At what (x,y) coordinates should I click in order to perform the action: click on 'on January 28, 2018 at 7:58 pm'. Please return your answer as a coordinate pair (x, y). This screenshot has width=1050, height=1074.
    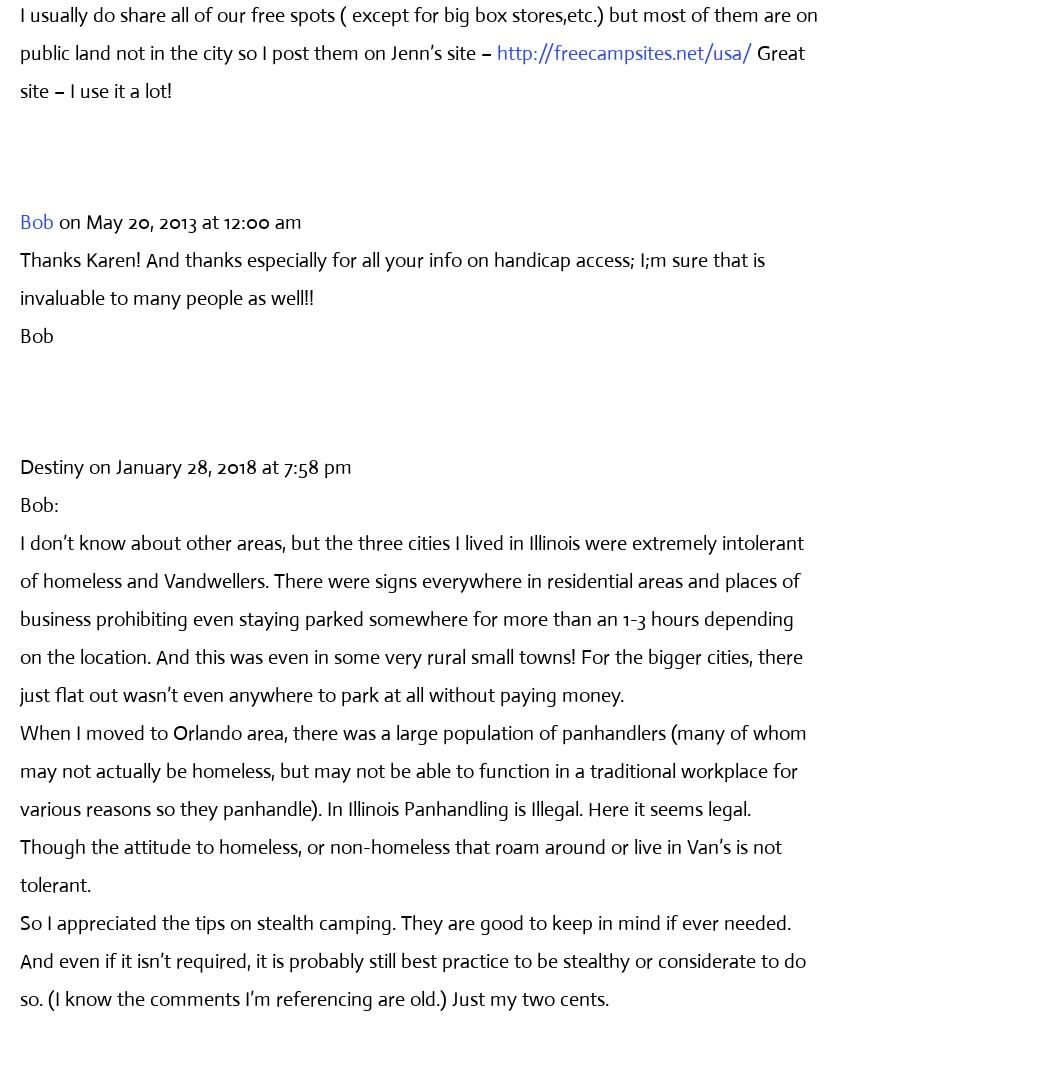
    Looking at the image, I should click on (89, 465).